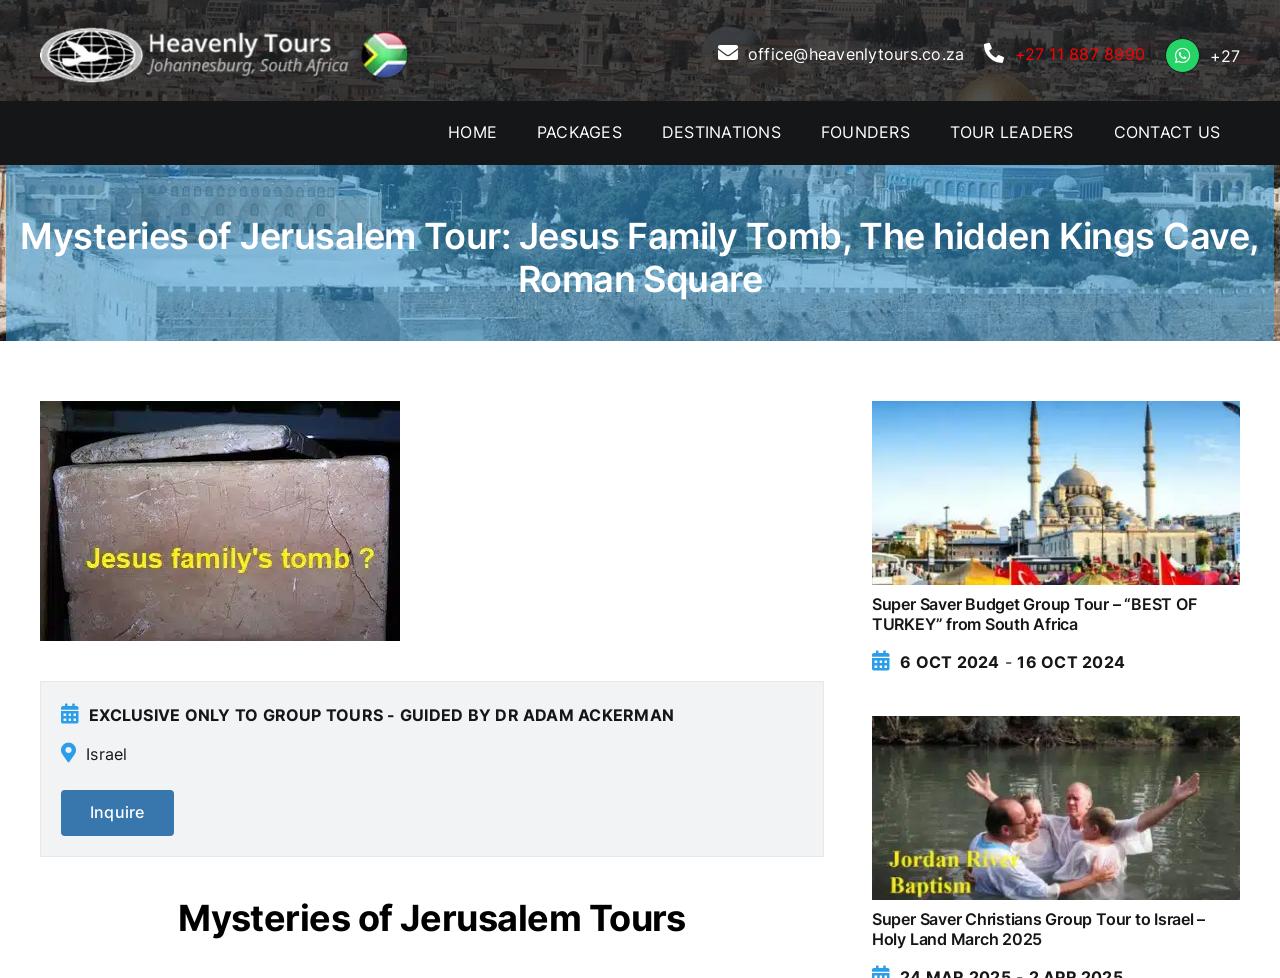 The image size is (1280, 978). I want to click on '6 Oct 2024', so click(948, 661).